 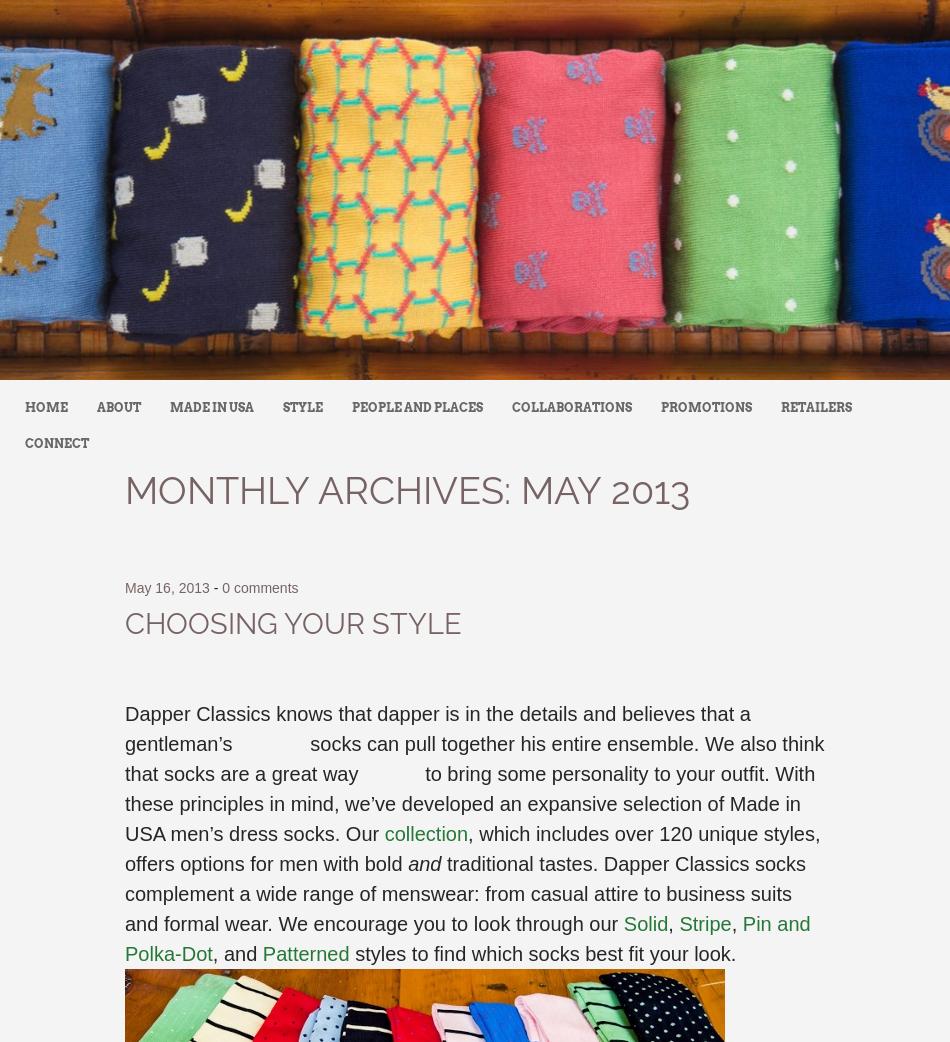 I want to click on 'Stripe', so click(x=704, y=923).